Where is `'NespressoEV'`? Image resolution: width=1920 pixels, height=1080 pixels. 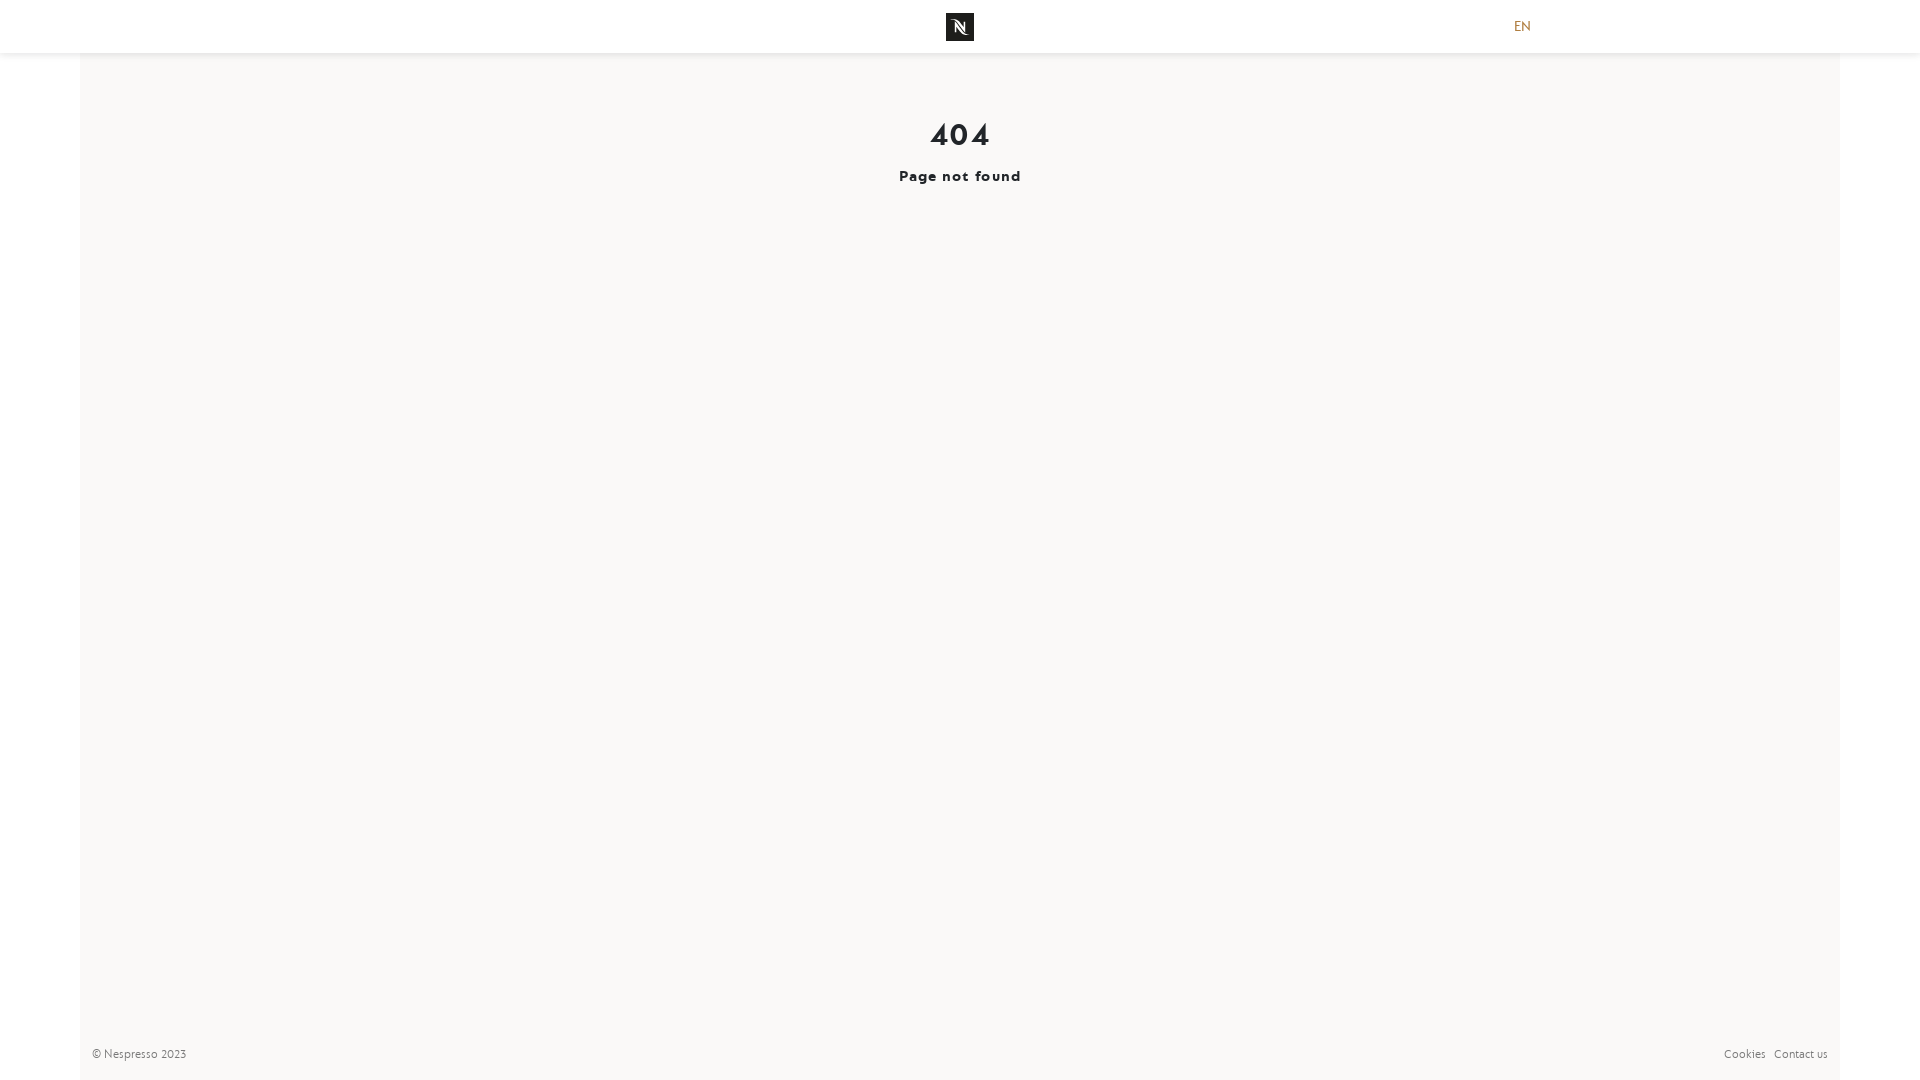 'NespressoEV' is located at coordinates (960, 26).